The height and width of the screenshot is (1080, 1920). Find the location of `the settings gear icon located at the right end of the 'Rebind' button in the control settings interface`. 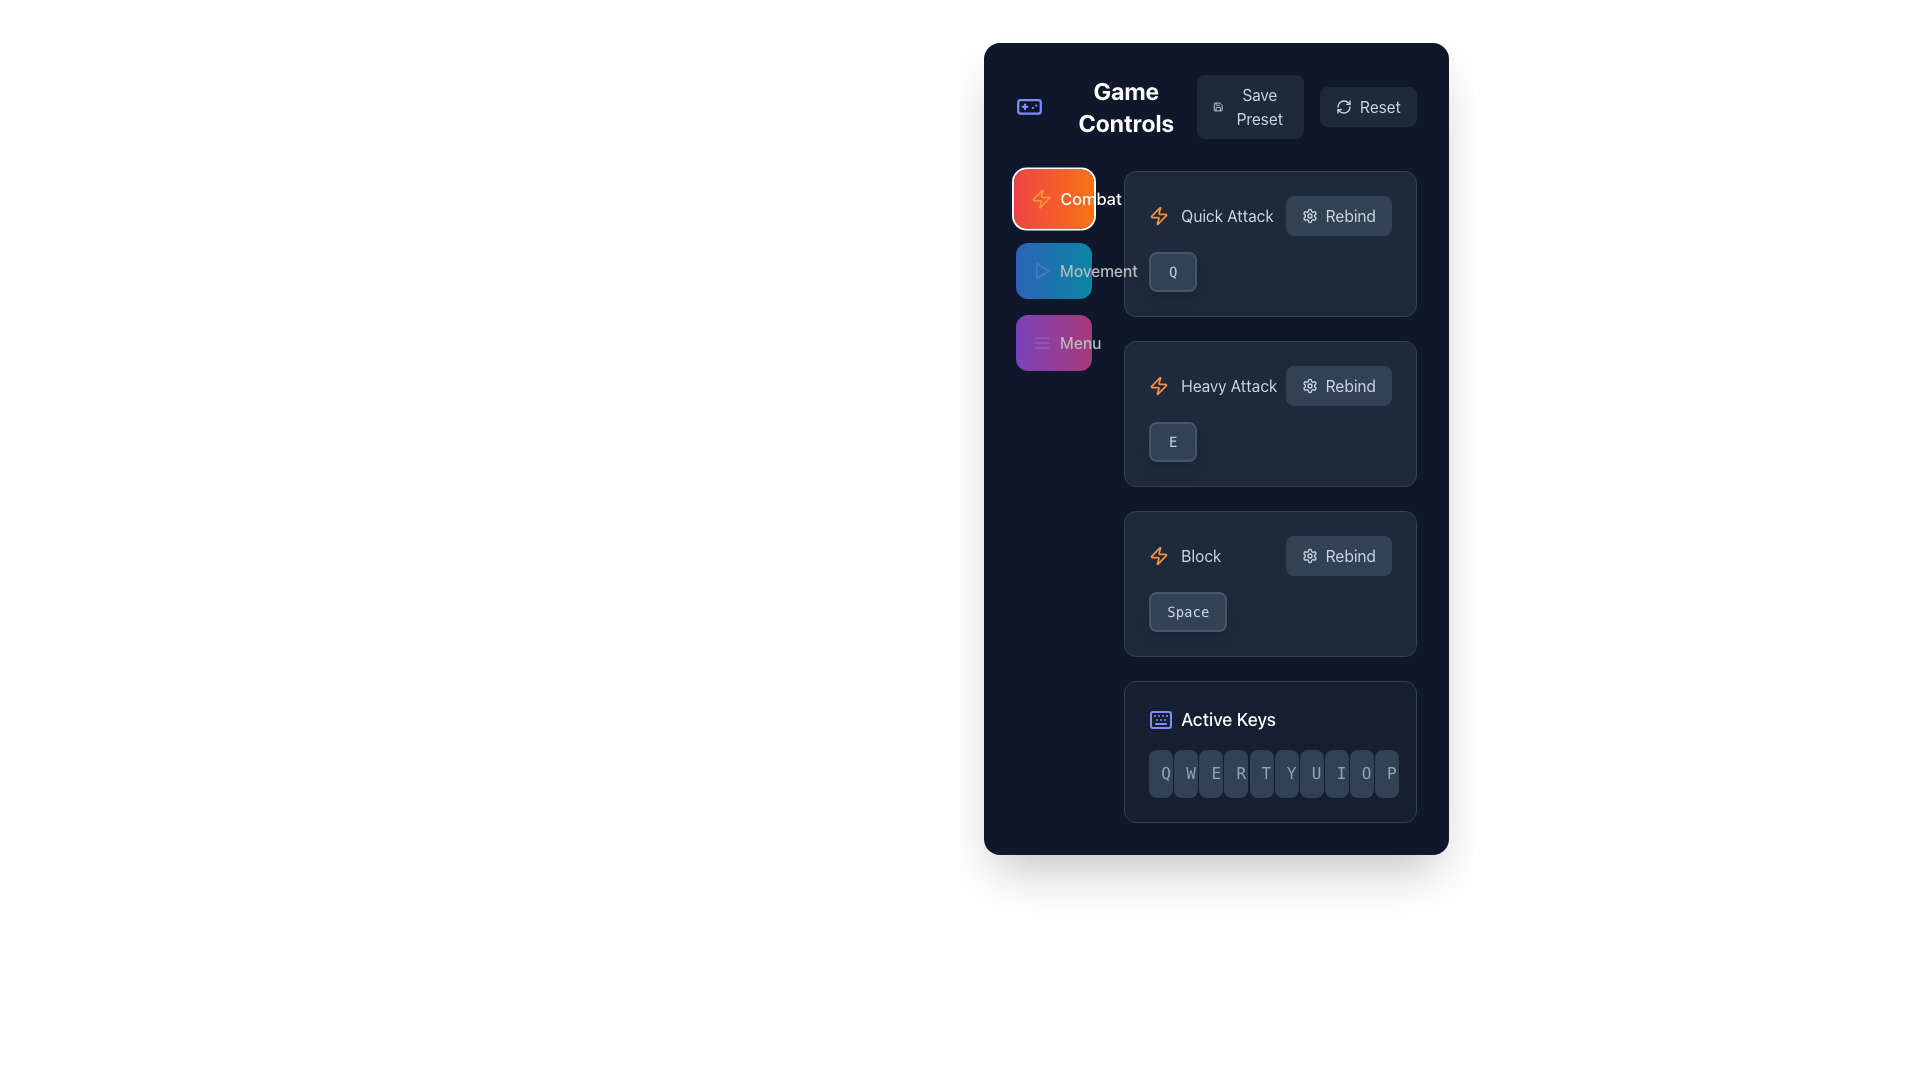

the settings gear icon located at the right end of the 'Rebind' button in the control settings interface is located at coordinates (1309, 555).